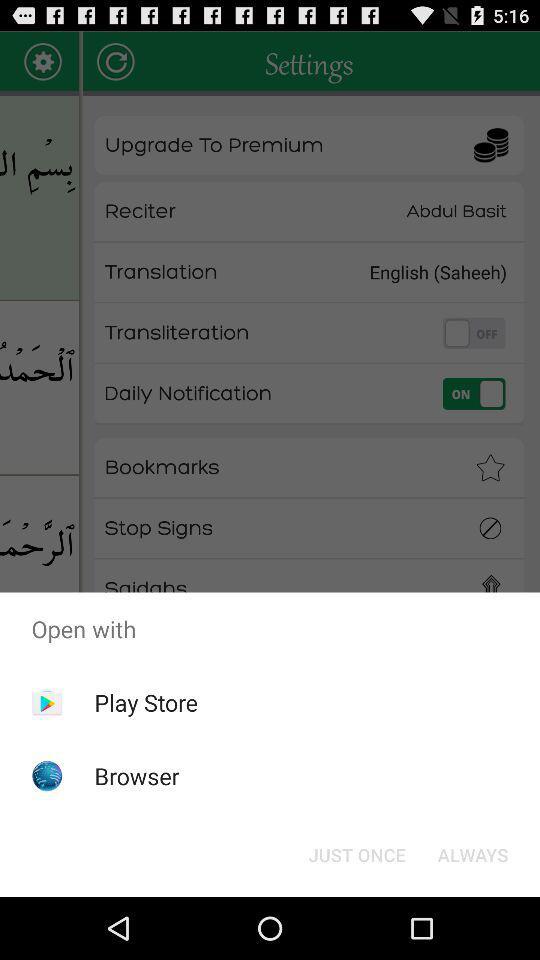  I want to click on app below open with app, so click(356, 853).